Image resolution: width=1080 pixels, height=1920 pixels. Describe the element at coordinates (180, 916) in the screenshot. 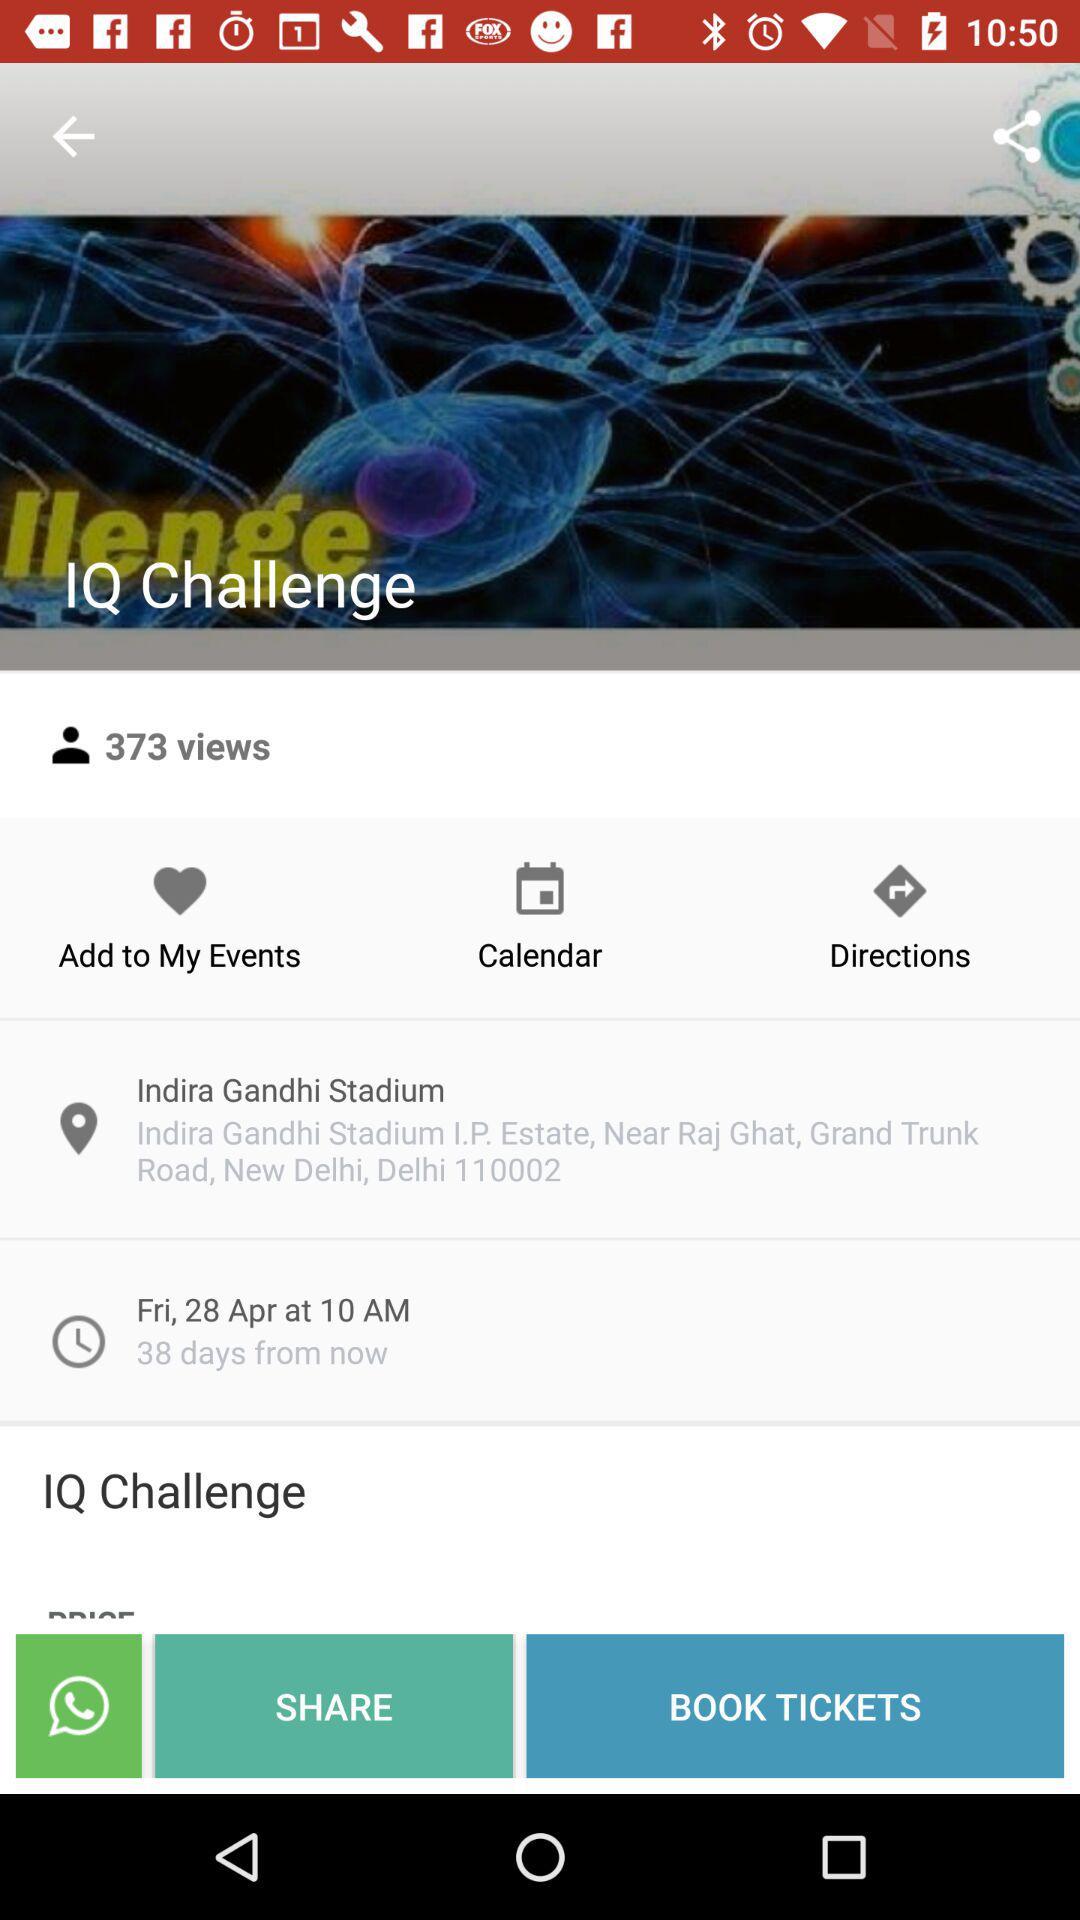

I see `the add to my icon` at that location.